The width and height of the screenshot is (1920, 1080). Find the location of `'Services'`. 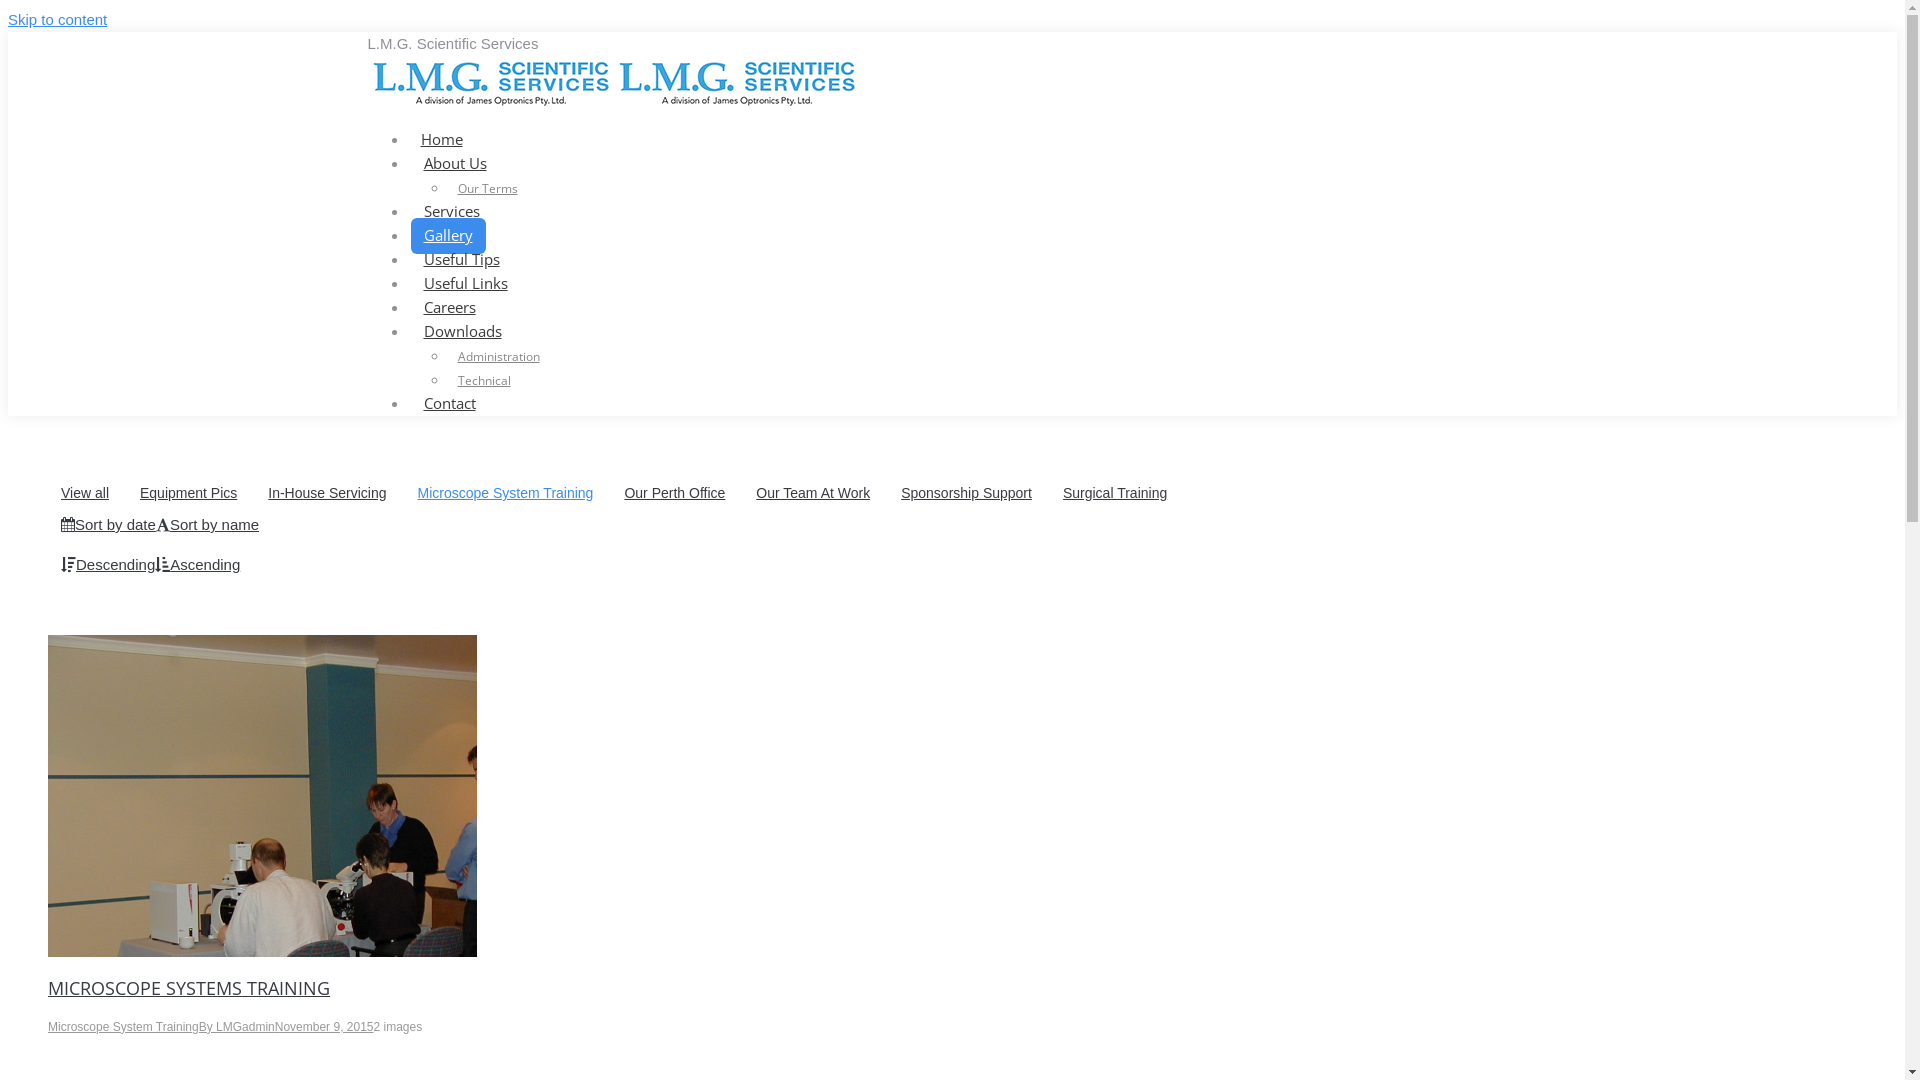

'Services' is located at coordinates (408, 212).